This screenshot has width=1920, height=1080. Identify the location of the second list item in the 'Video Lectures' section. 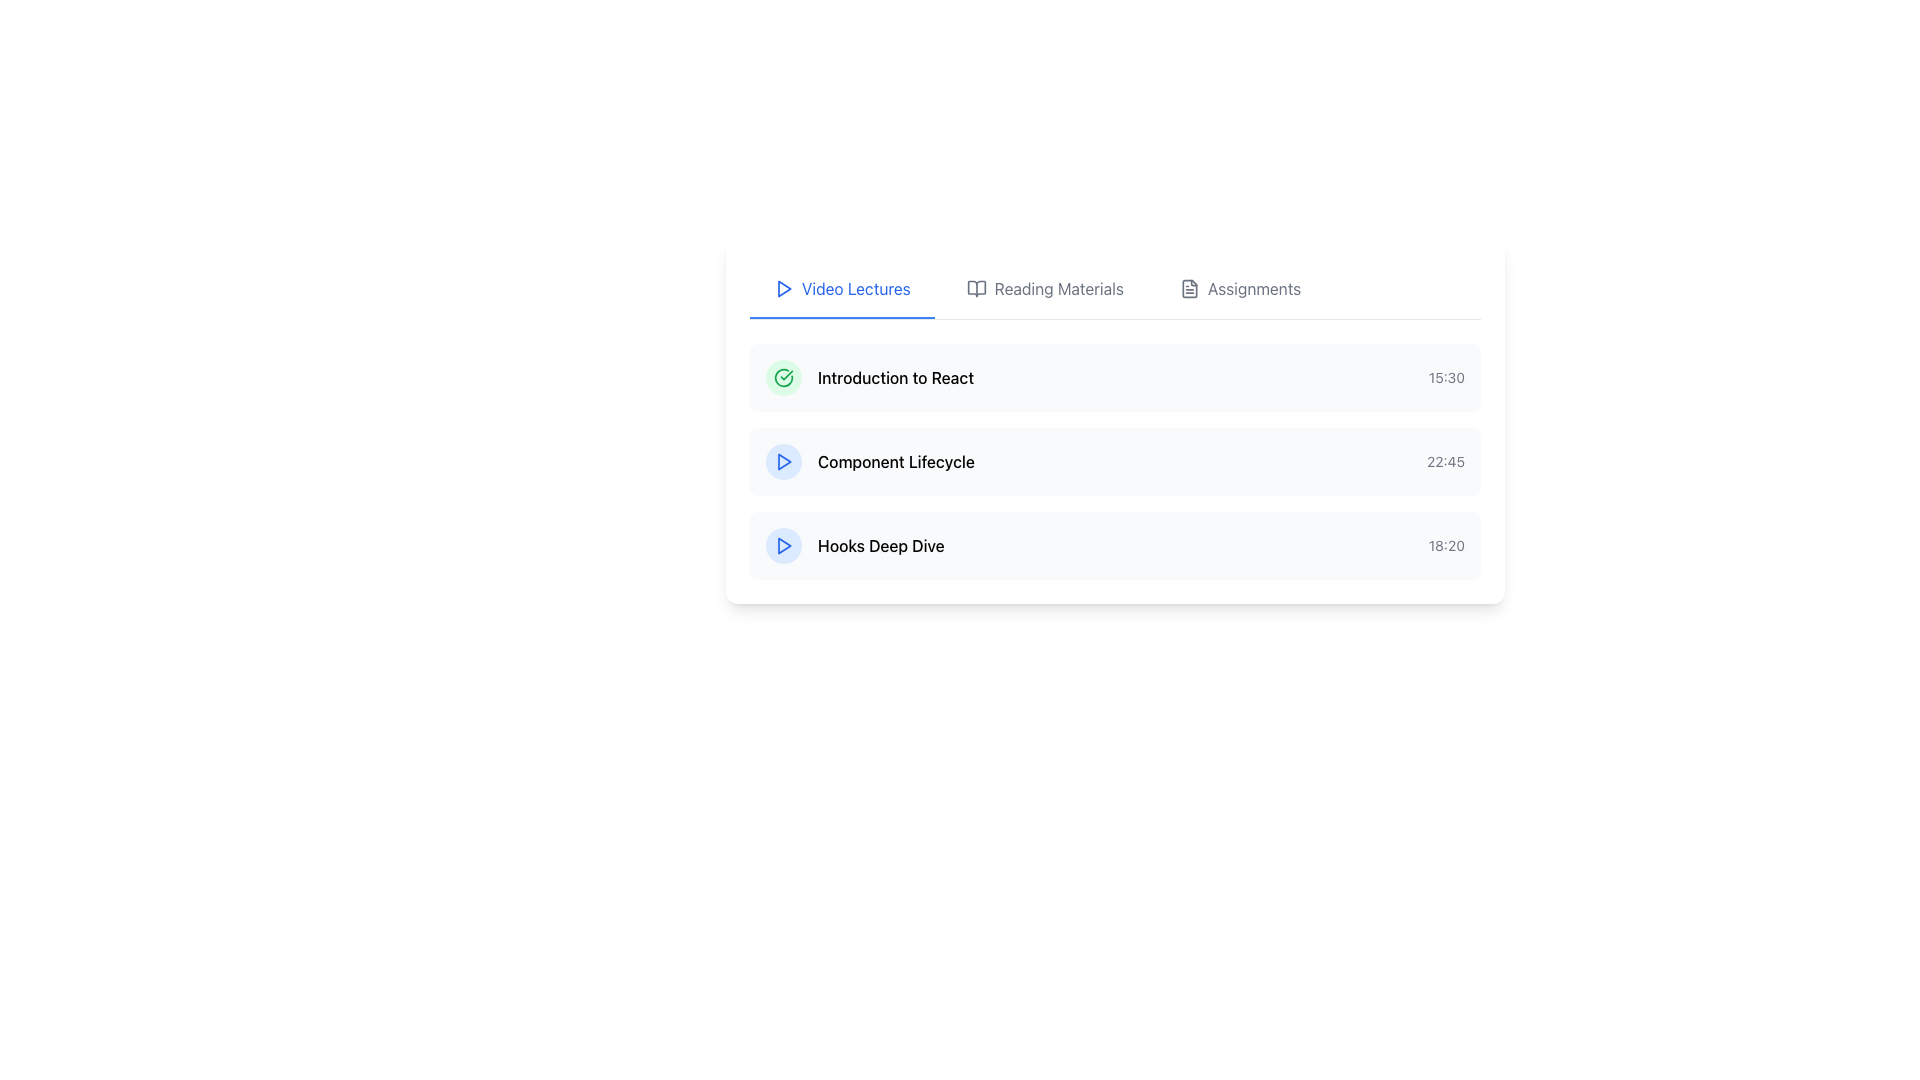
(1114, 462).